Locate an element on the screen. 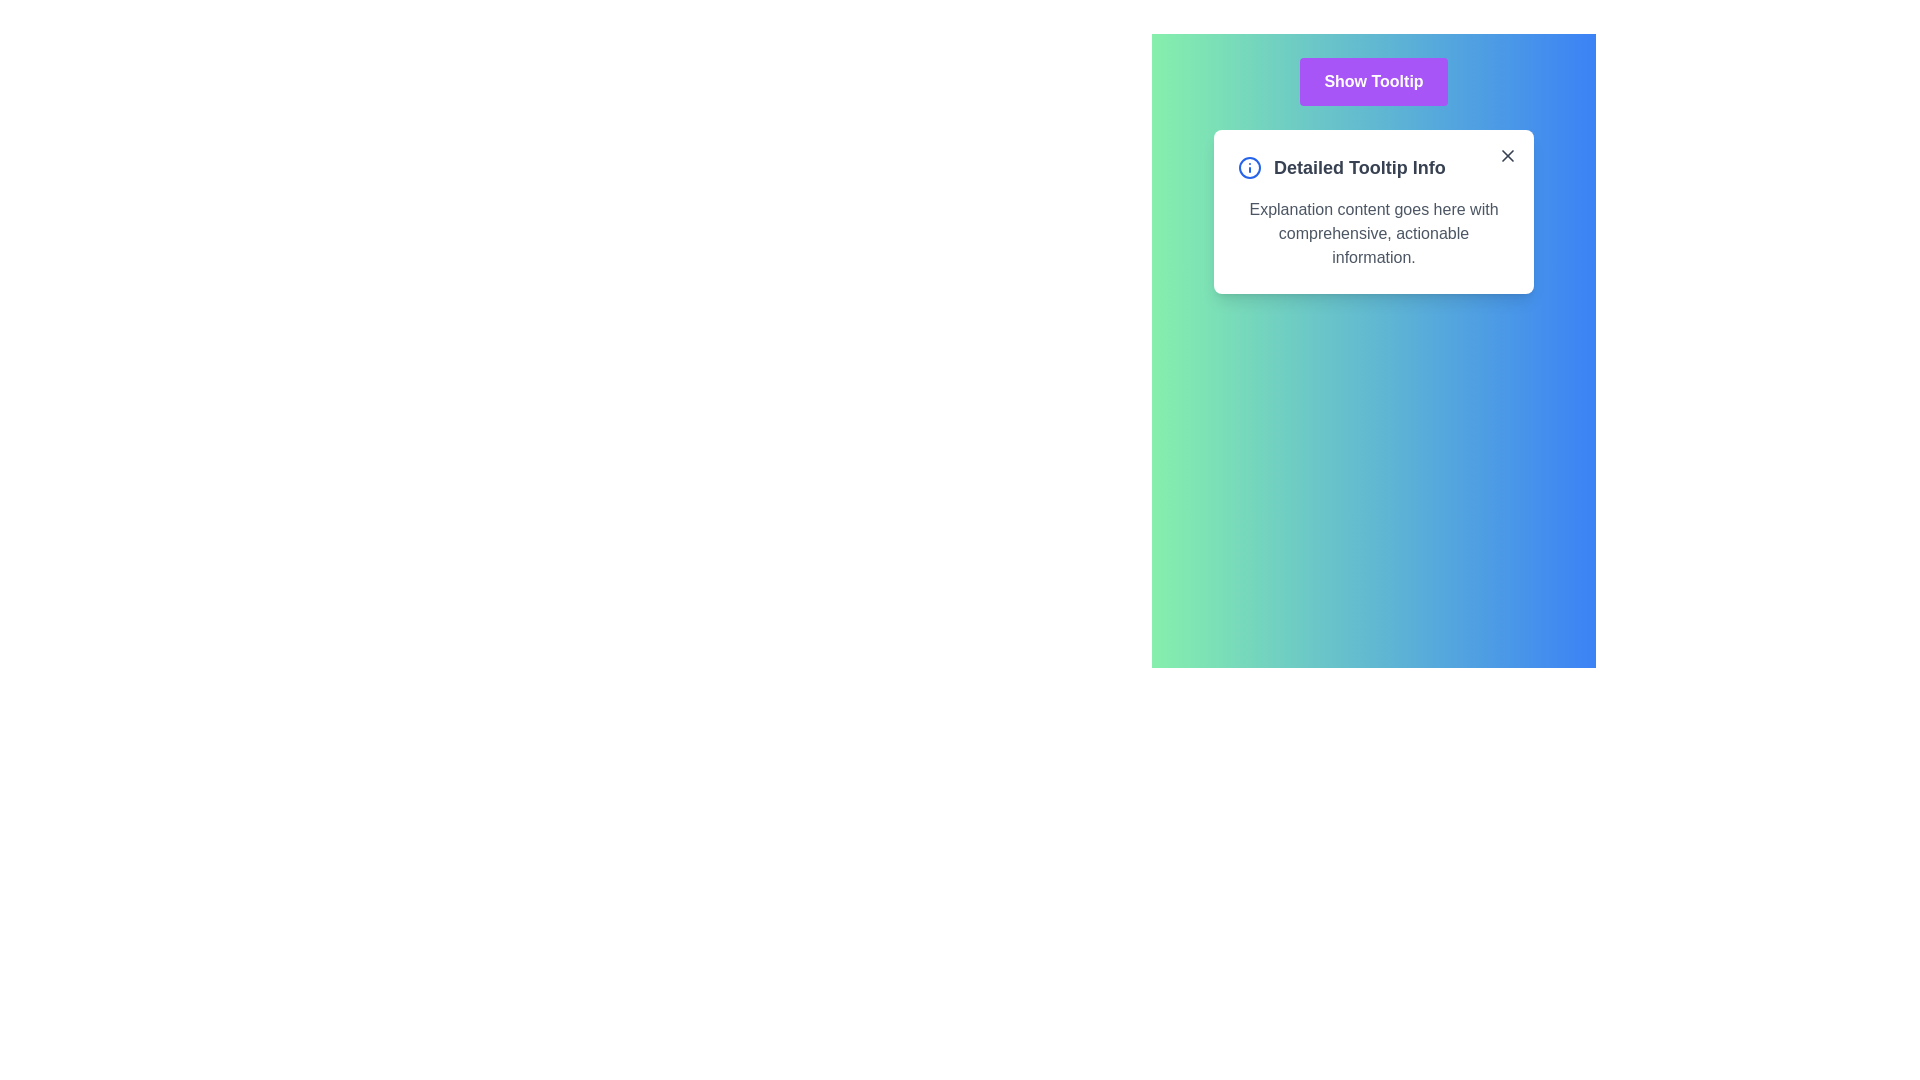  the Text Label located at the top of the tooltip card, which serves as a title or heading for the content within the tooltip is located at coordinates (1372, 167).